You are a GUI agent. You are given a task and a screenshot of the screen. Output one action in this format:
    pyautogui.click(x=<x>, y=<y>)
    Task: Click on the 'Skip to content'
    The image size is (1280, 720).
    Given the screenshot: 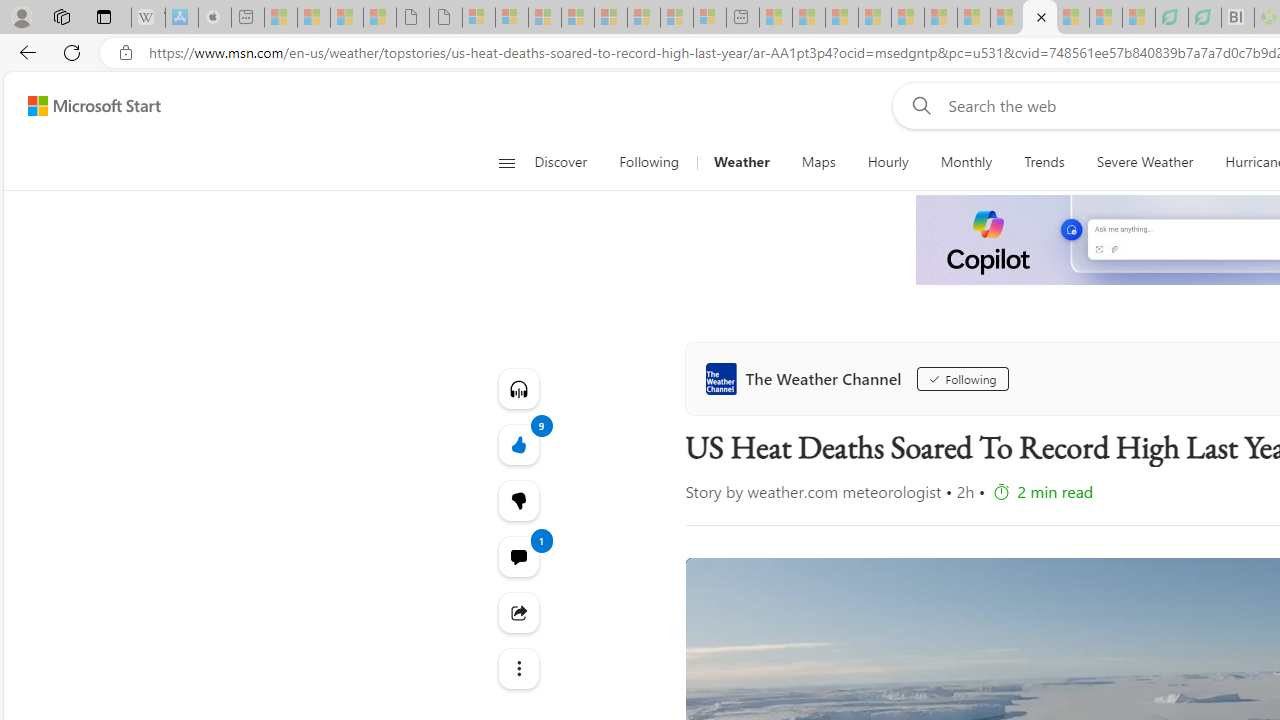 What is the action you would take?
    pyautogui.click(x=86, y=105)
    